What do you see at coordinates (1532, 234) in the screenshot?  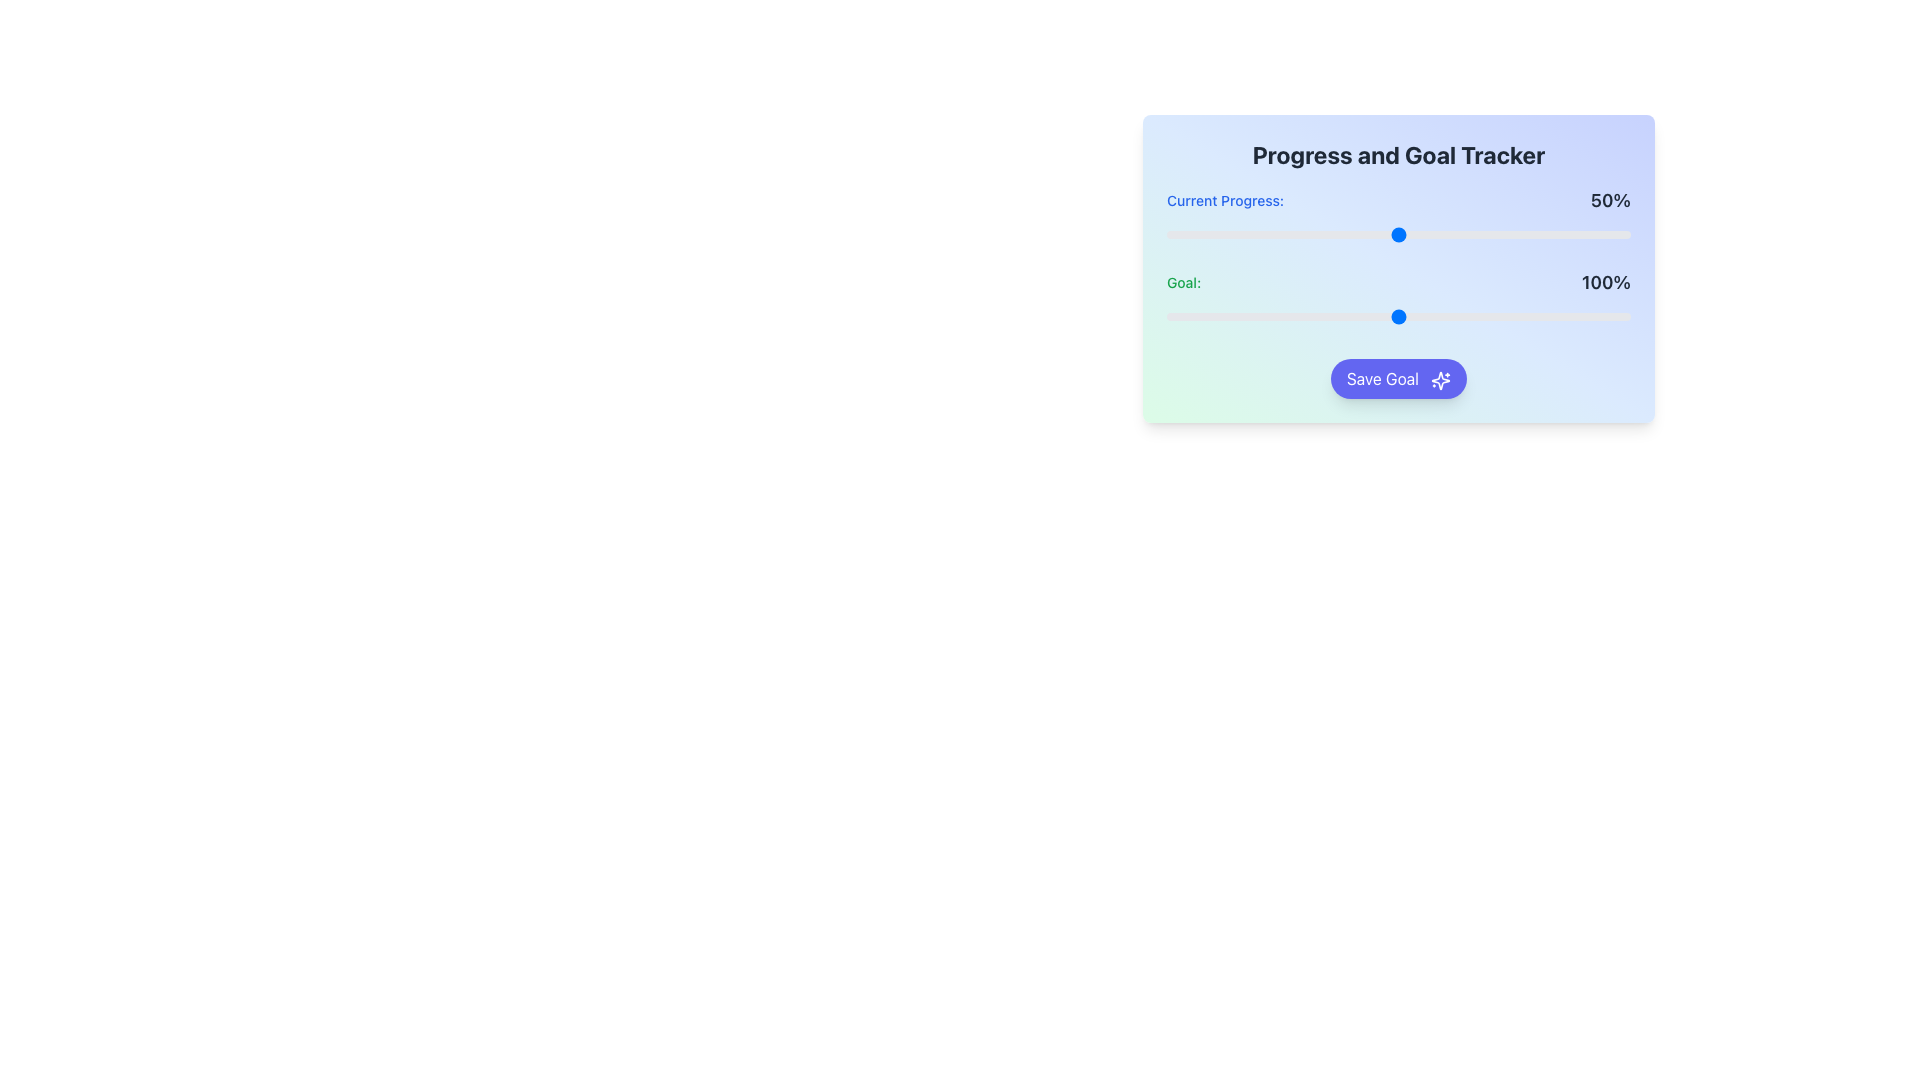 I see `the slider` at bounding box center [1532, 234].